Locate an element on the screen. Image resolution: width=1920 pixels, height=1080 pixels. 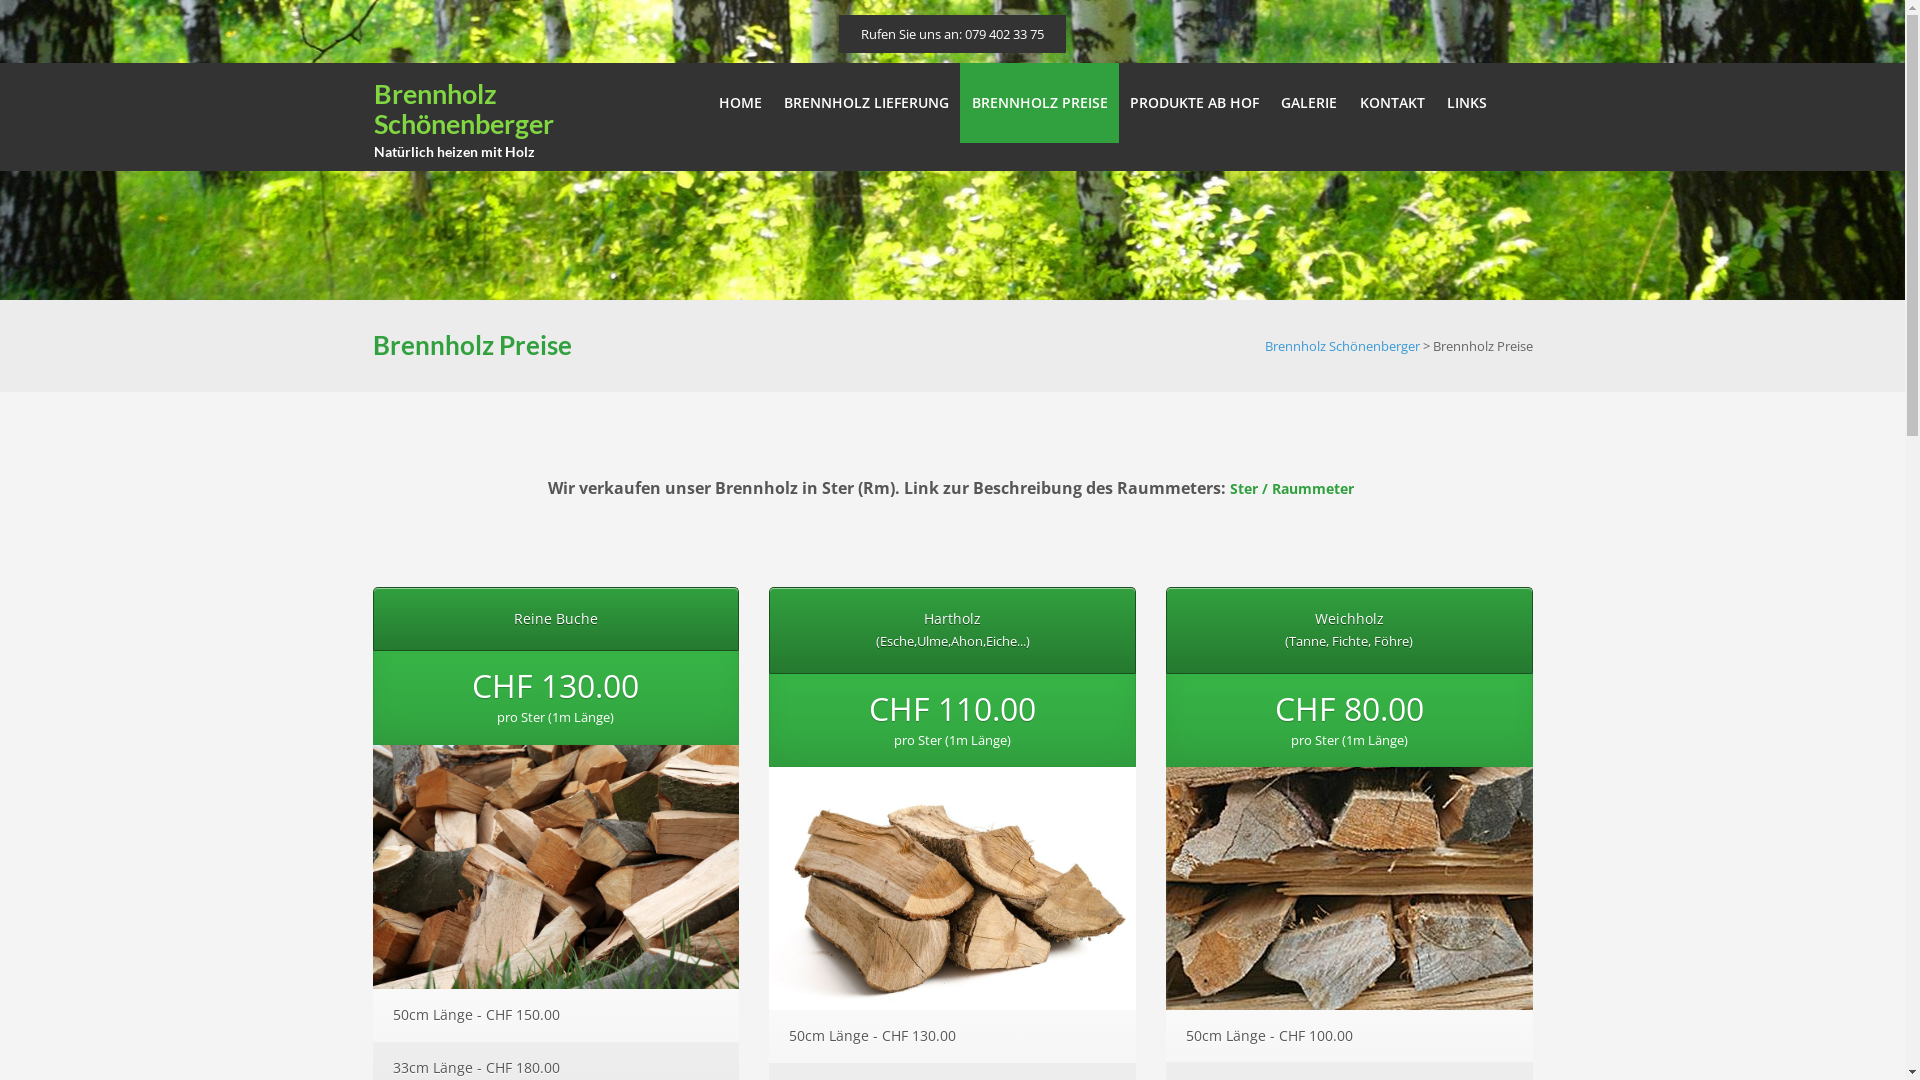
'BRENNHOLZ PREISE' is located at coordinates (1038, 103).